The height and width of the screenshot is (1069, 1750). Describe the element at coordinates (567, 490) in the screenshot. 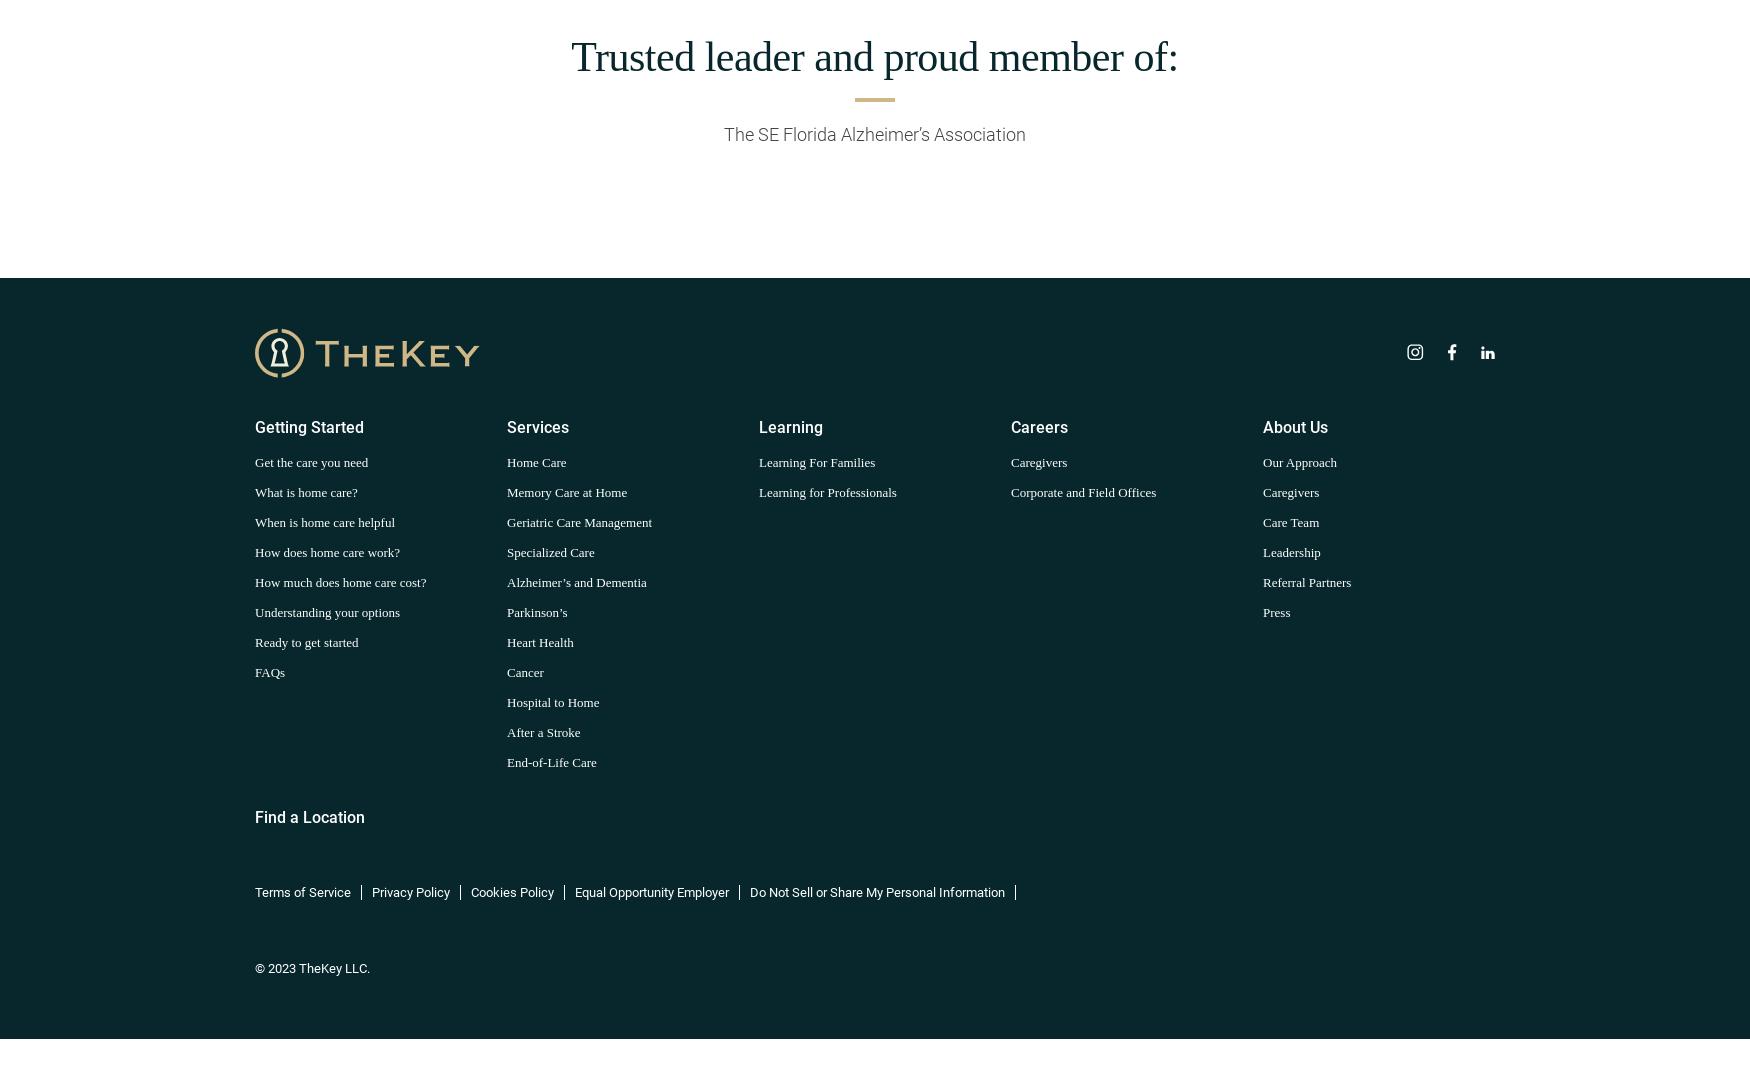

I see `'Memory Care at Home'` at that location.